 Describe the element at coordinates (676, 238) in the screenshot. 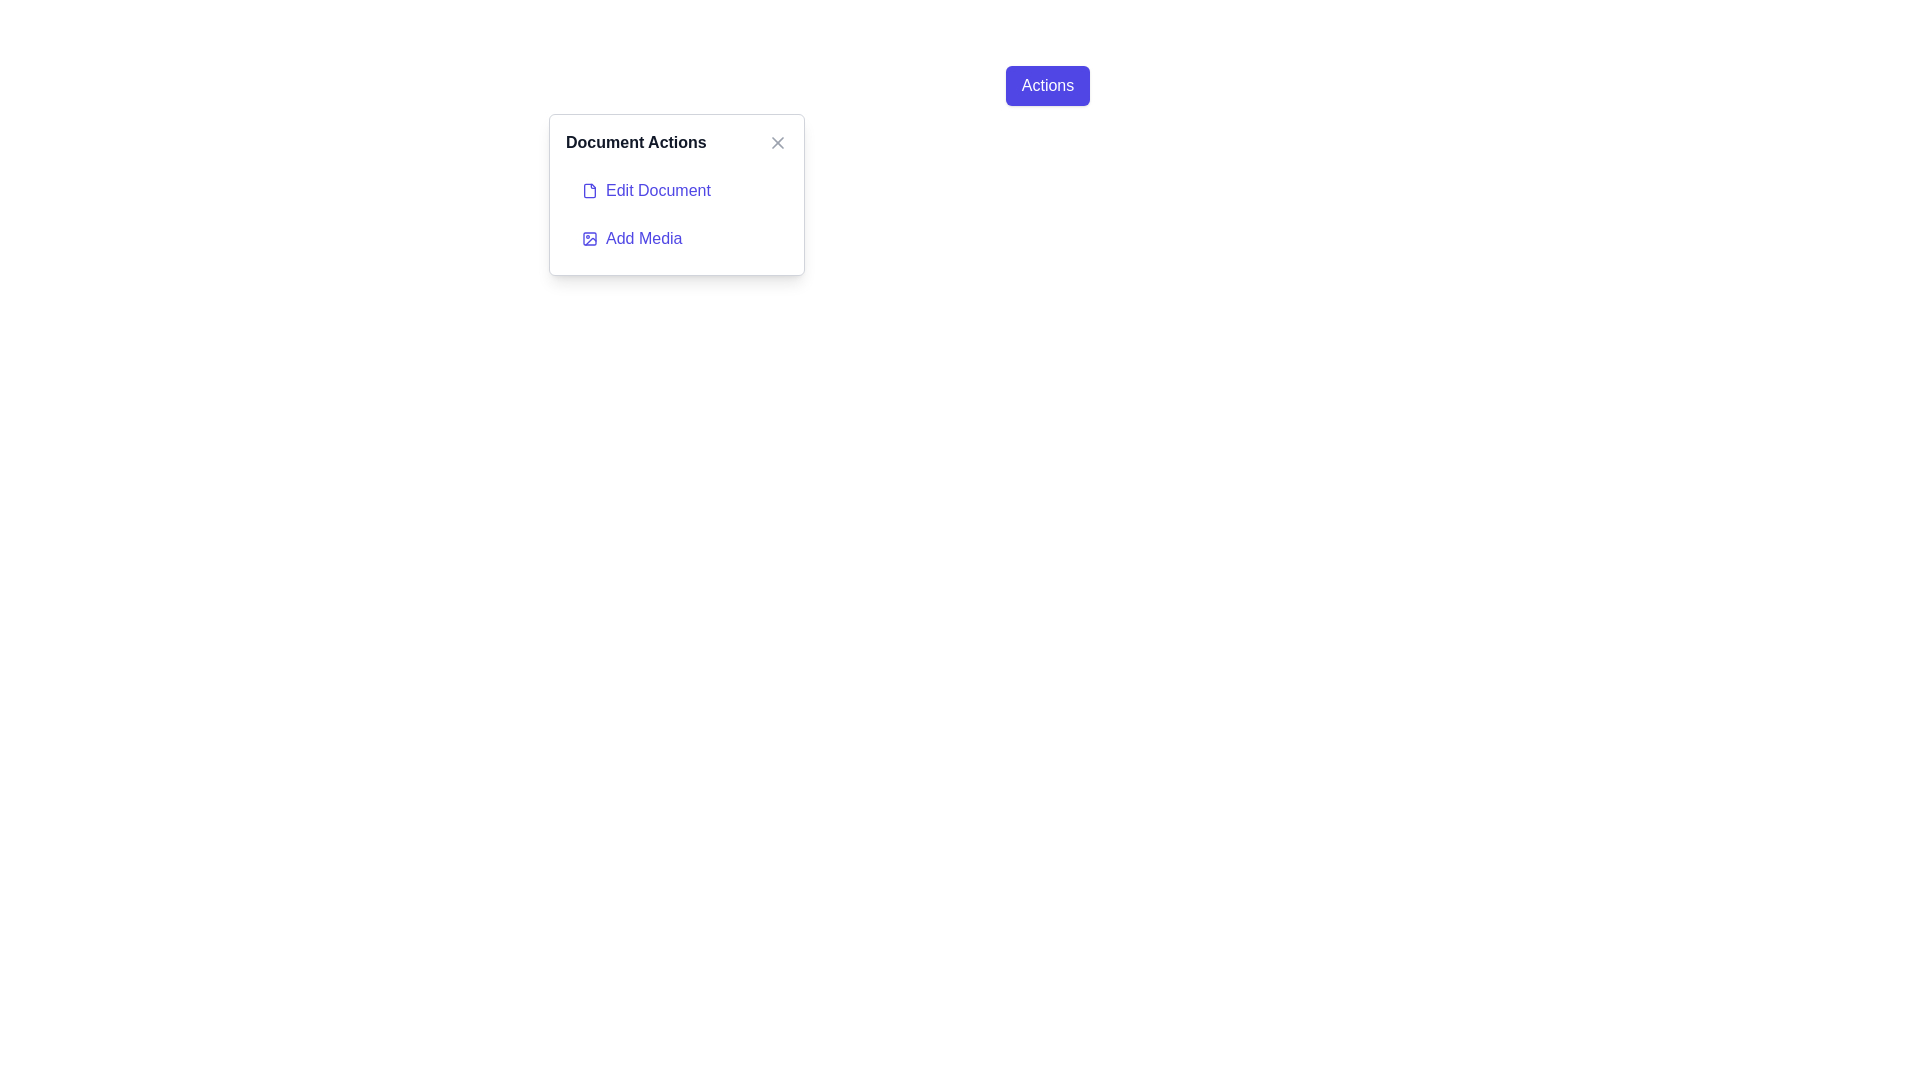

I see `the 'Add Media' button with a white background and blue text to observe the hover effect` at that location.